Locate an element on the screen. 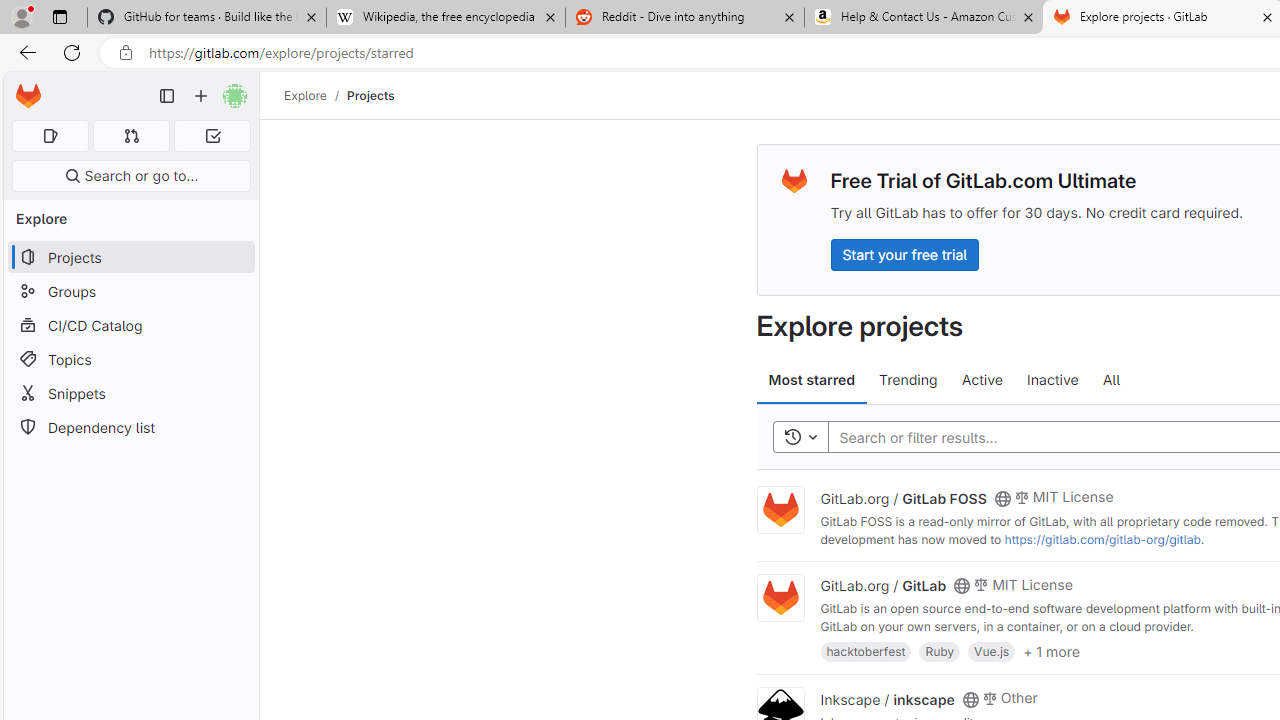 This screenshot has height=720, width=1280. 'Class: s16' is located at coordinates (970, 698).